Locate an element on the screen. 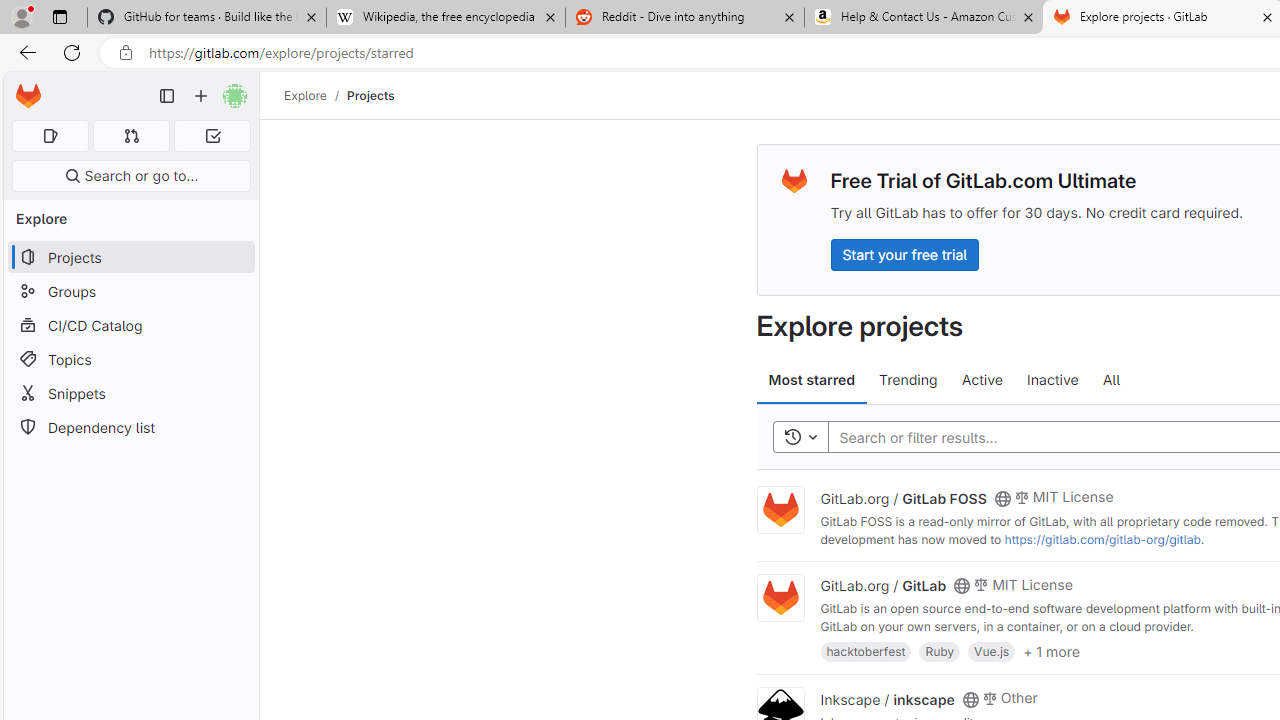 This screenshot has height=720, width=1280. 'Class: s16' is located at coordinates (970, 698).